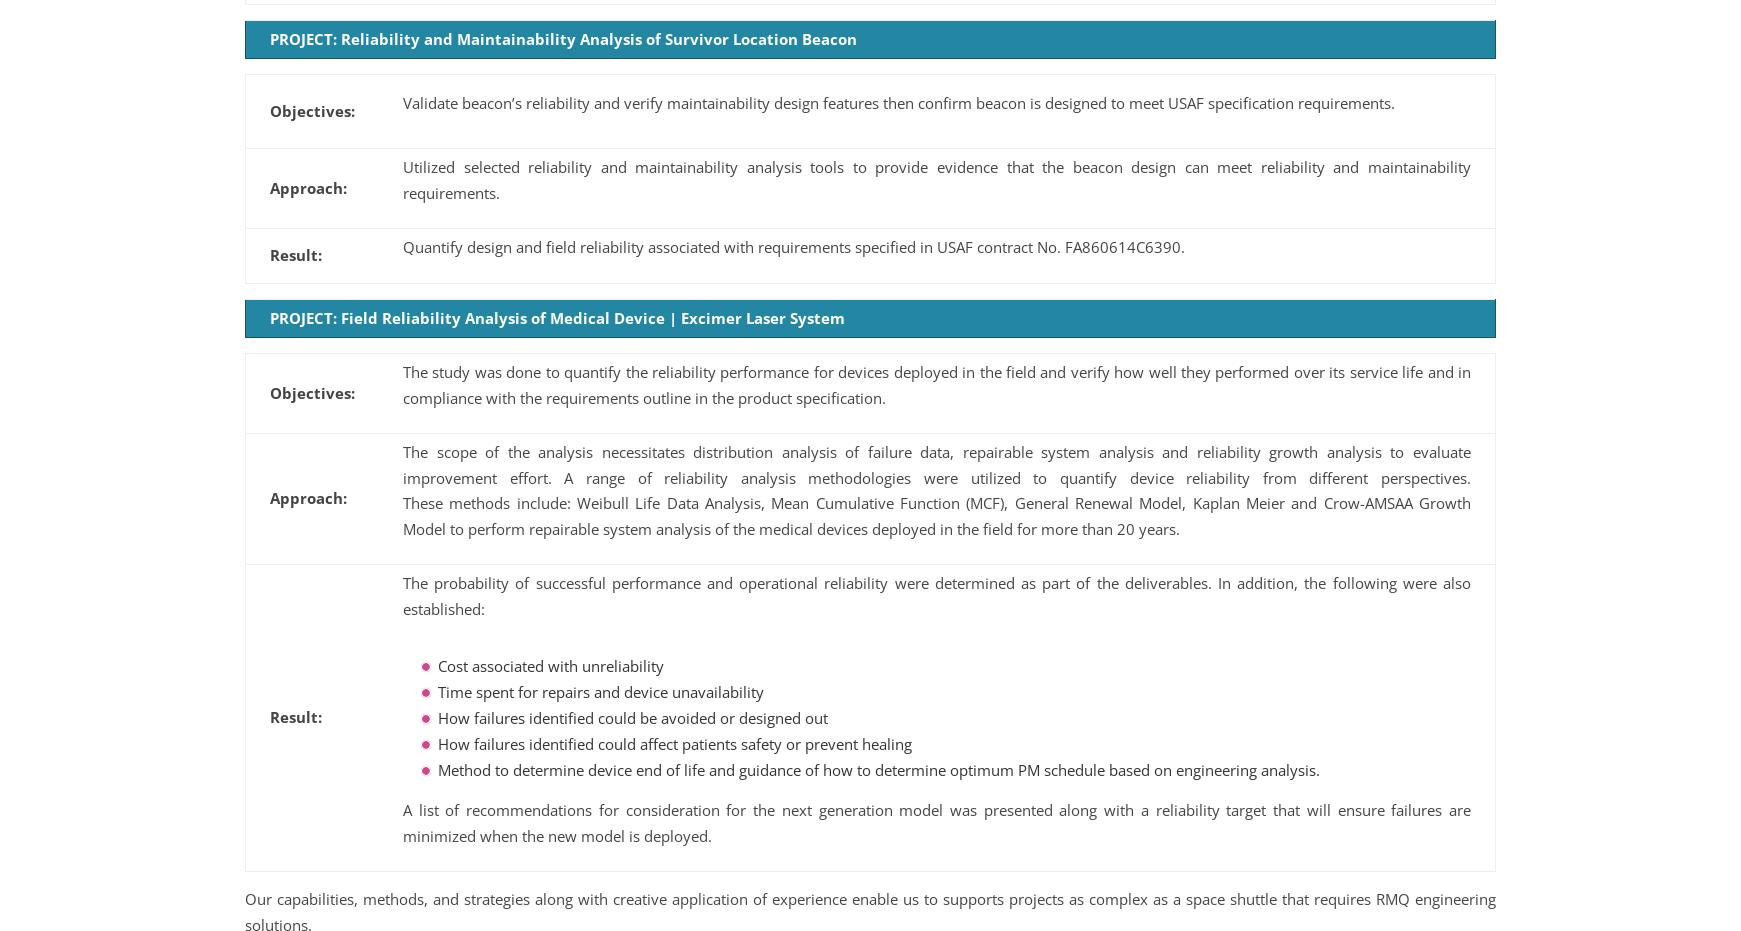  Describe the element at coordinates (937, 594) in the screenshot. I see `'The probability of successful performance and operational reliability were determined as part of the deliverables. In addition, the following were also established:'` at that location.